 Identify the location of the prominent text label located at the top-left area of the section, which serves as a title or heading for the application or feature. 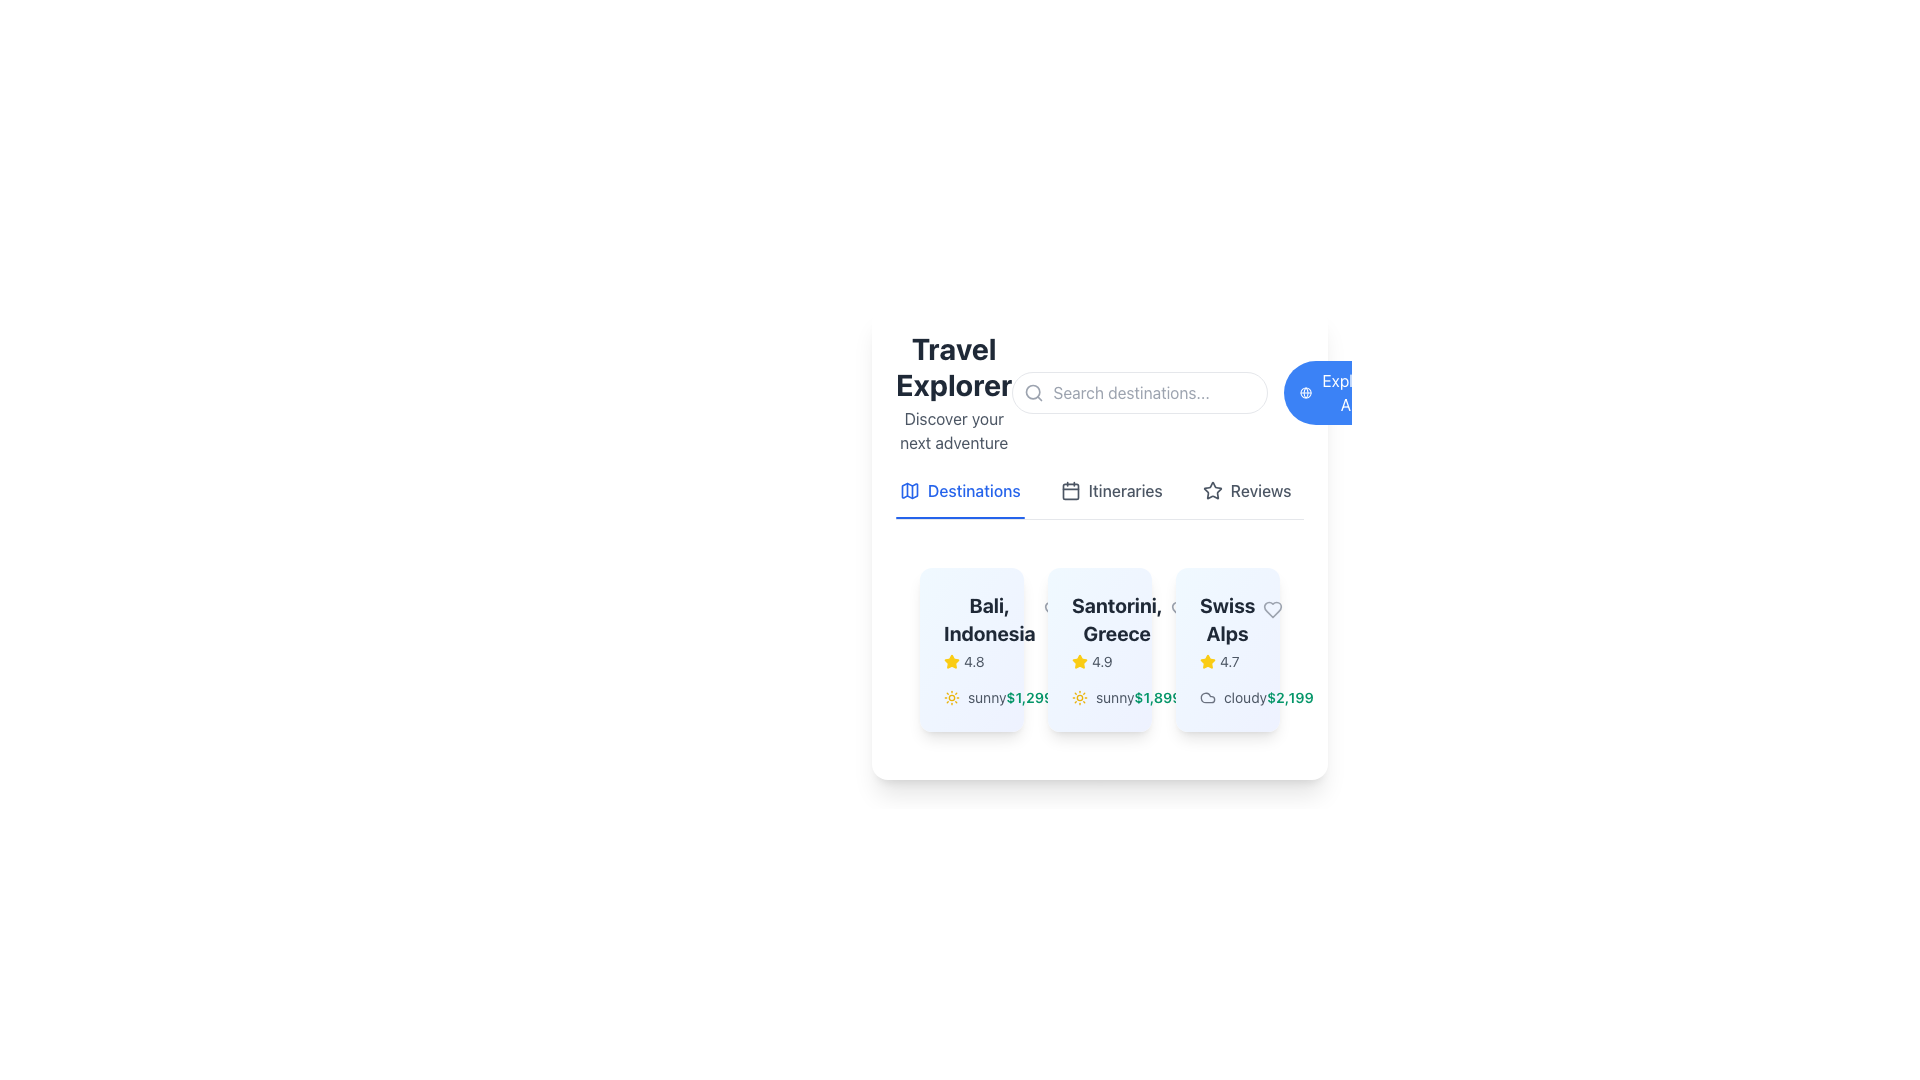
(953, 366).